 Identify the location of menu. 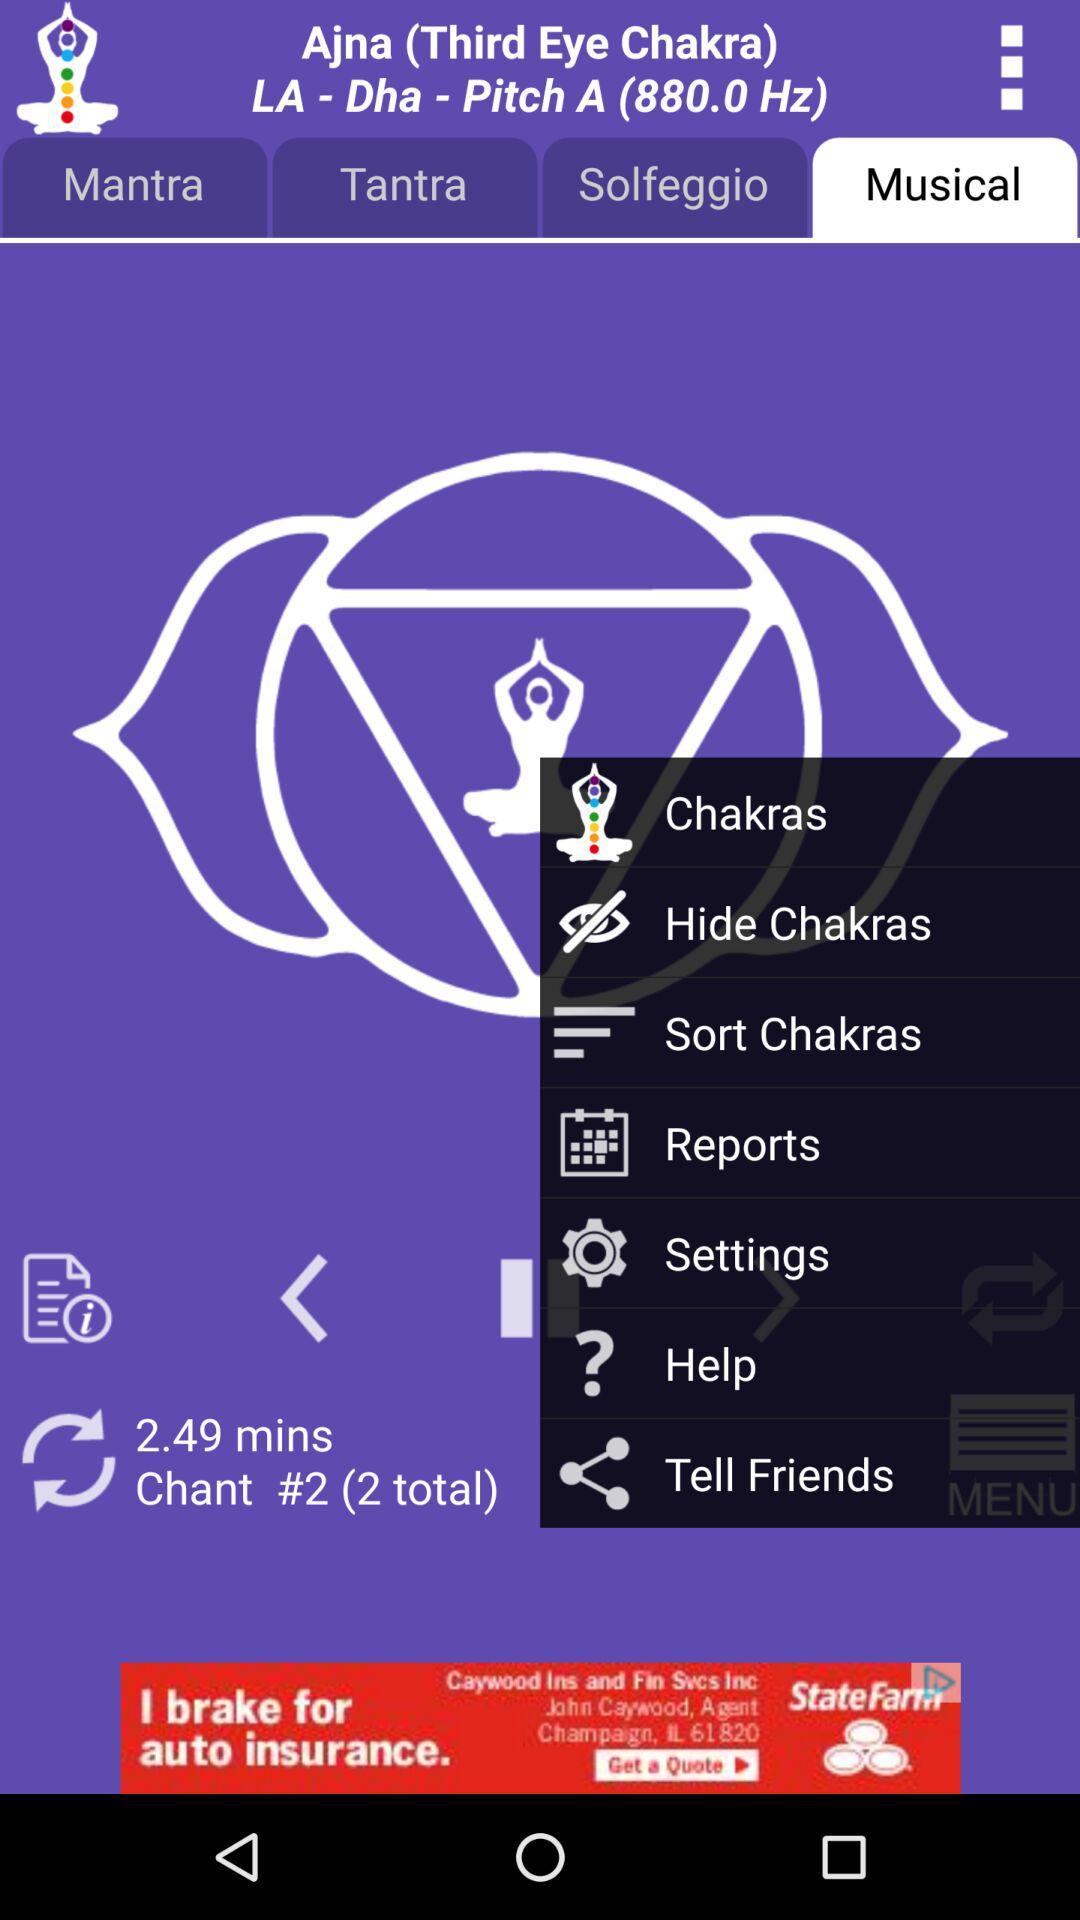
(1012, 1460).